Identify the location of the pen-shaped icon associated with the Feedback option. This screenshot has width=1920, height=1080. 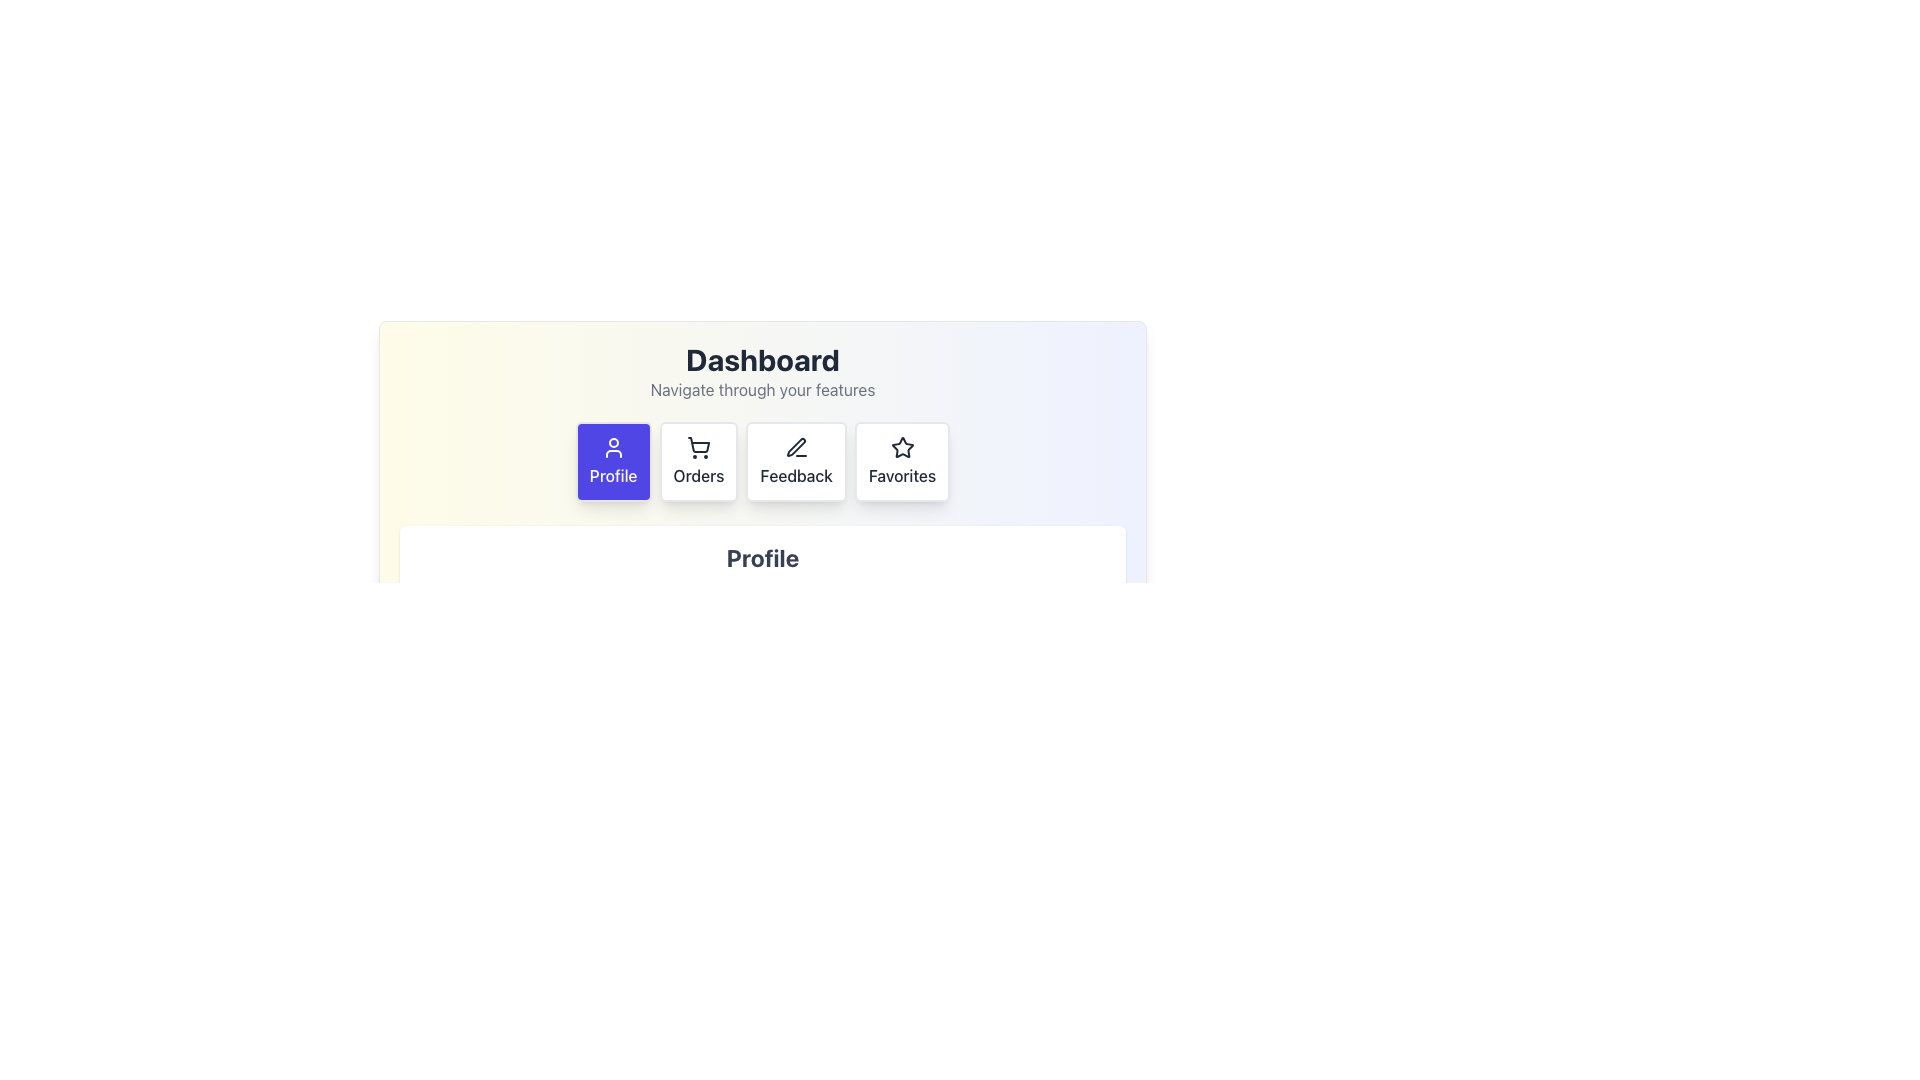
(795, 446).